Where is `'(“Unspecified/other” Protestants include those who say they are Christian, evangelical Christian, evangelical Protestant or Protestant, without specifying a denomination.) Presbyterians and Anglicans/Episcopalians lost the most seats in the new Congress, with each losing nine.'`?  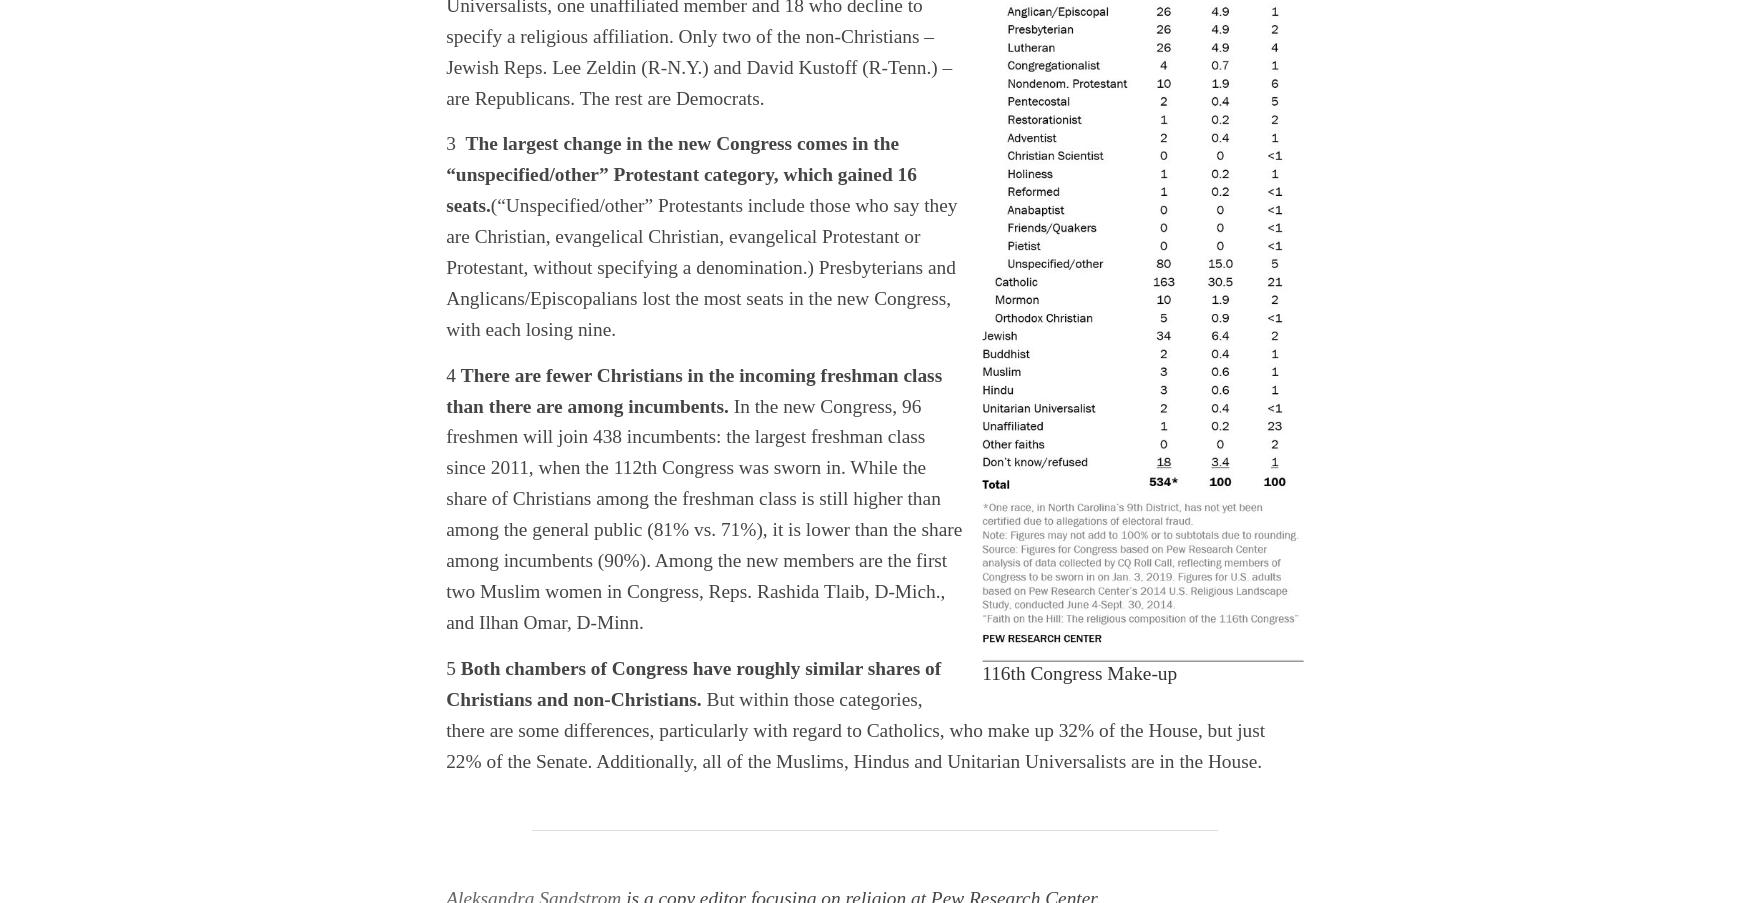
'(“Unspecified/other” Protestants include those who say they are Christian, evangelical Christian, evangelical Protestant or Protestant, without specifying a denomination.) Presbyterians and Anglicans/Episcopalians lost the most seats in the new Congress, with each losing nine.' is located at coordinates (701, 266).